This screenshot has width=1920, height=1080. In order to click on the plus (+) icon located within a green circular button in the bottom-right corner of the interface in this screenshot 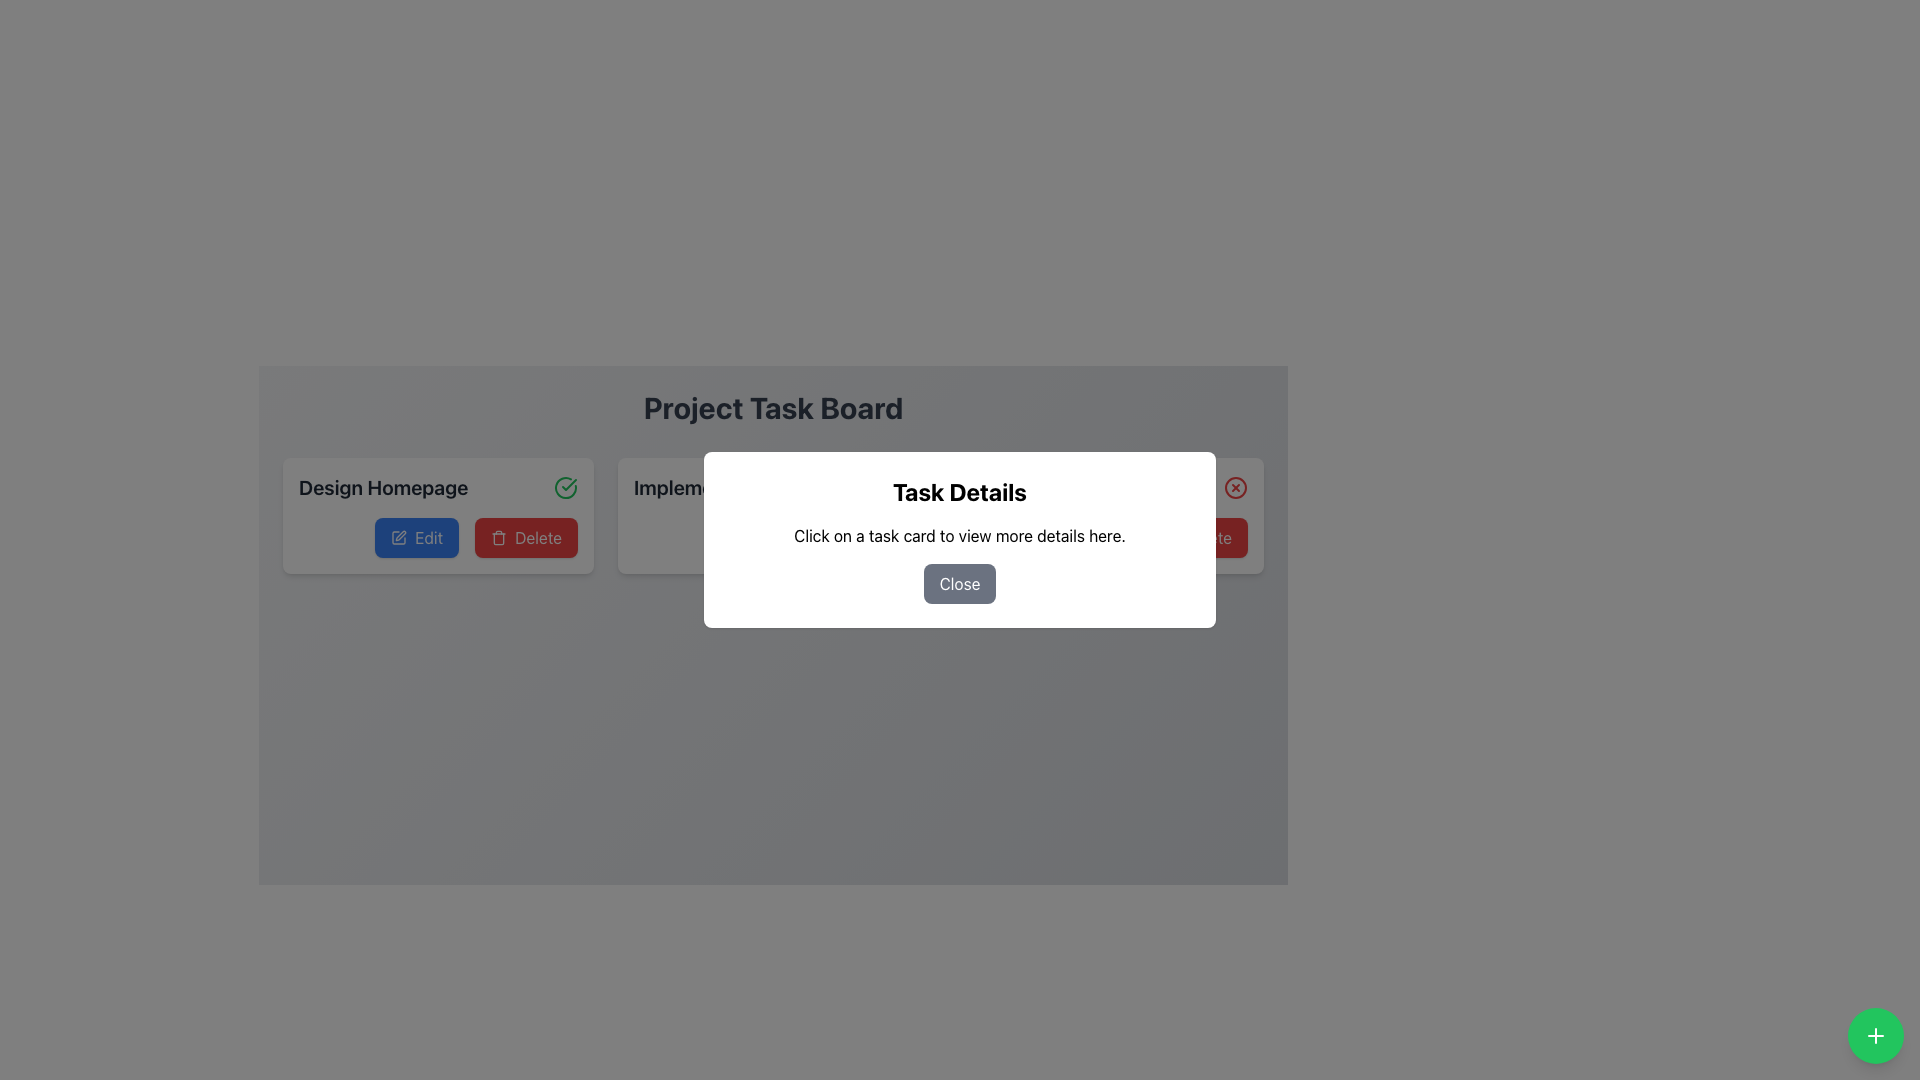, I will do `click(1875, 1035)`.